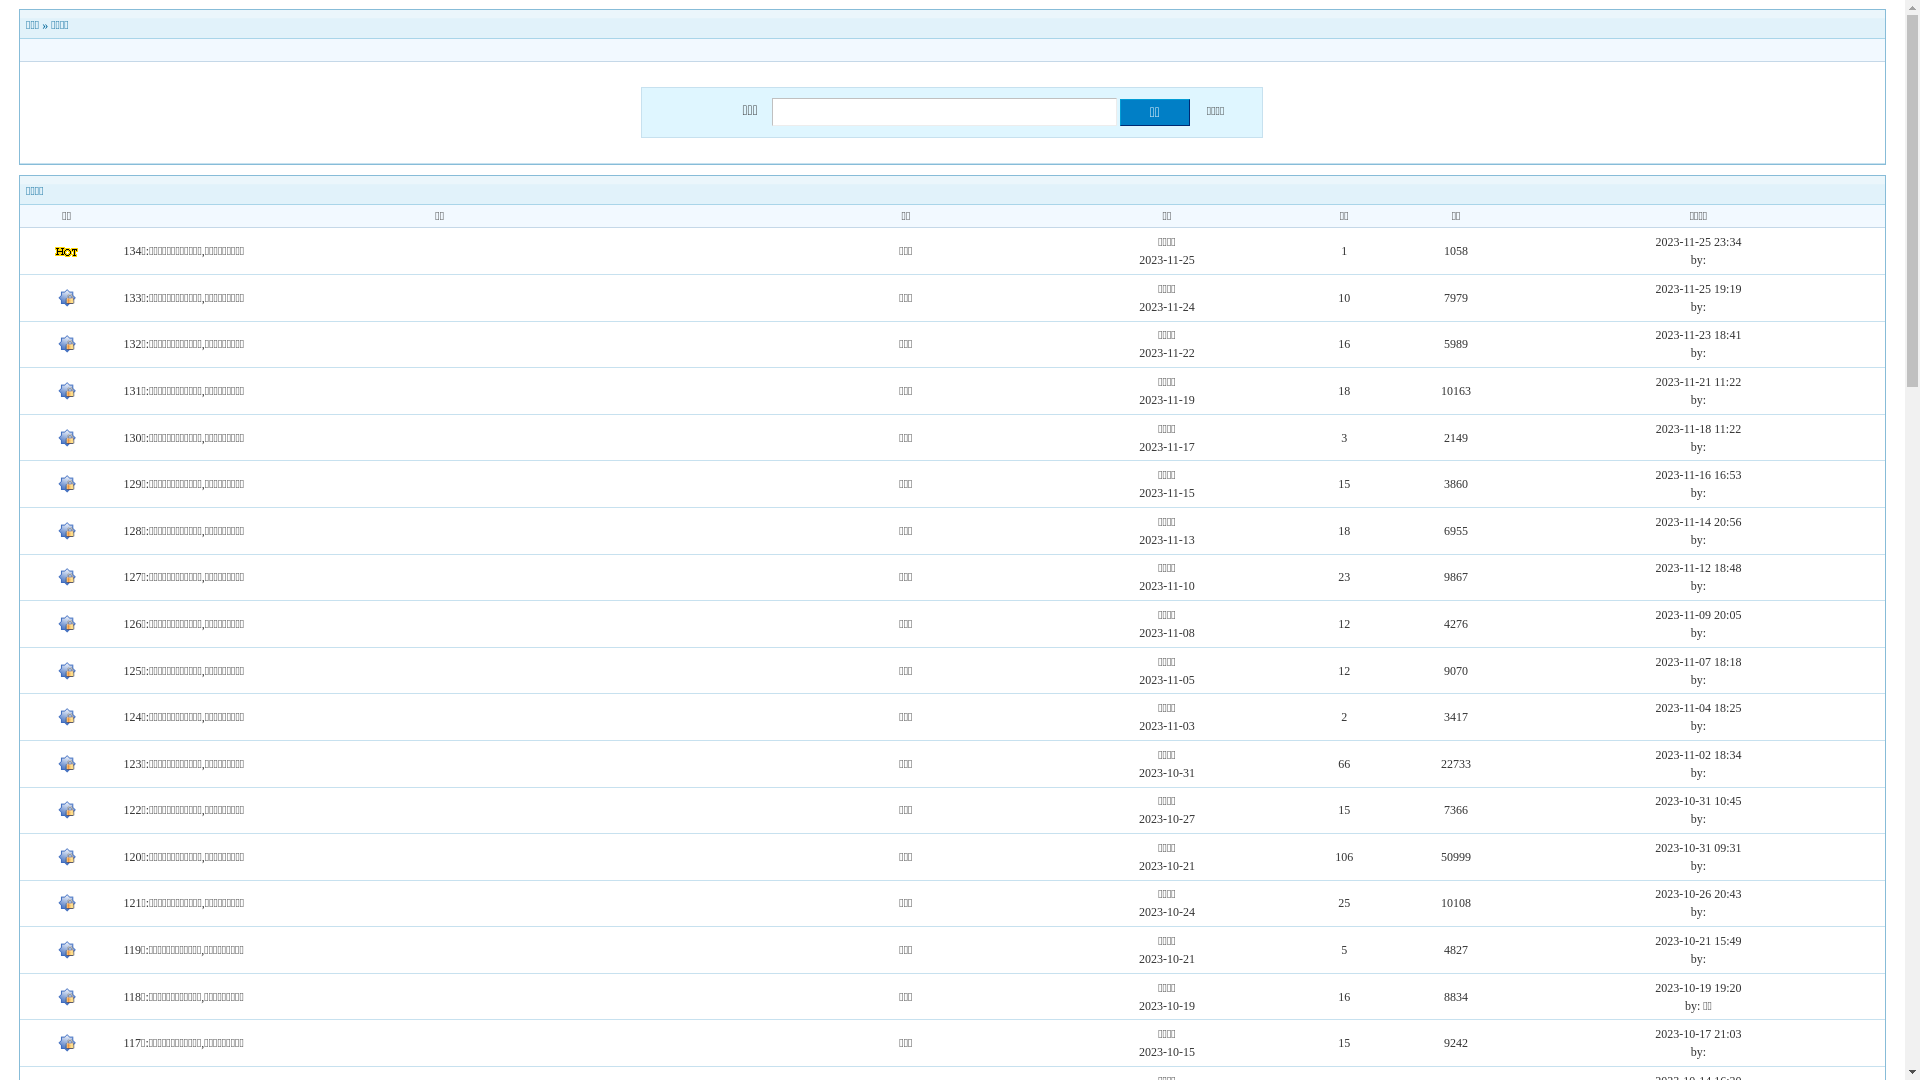 The width and height of the screenshot is (1920, 1080). I want to click on '2023-11-09 20:05', so click(1698, 613).